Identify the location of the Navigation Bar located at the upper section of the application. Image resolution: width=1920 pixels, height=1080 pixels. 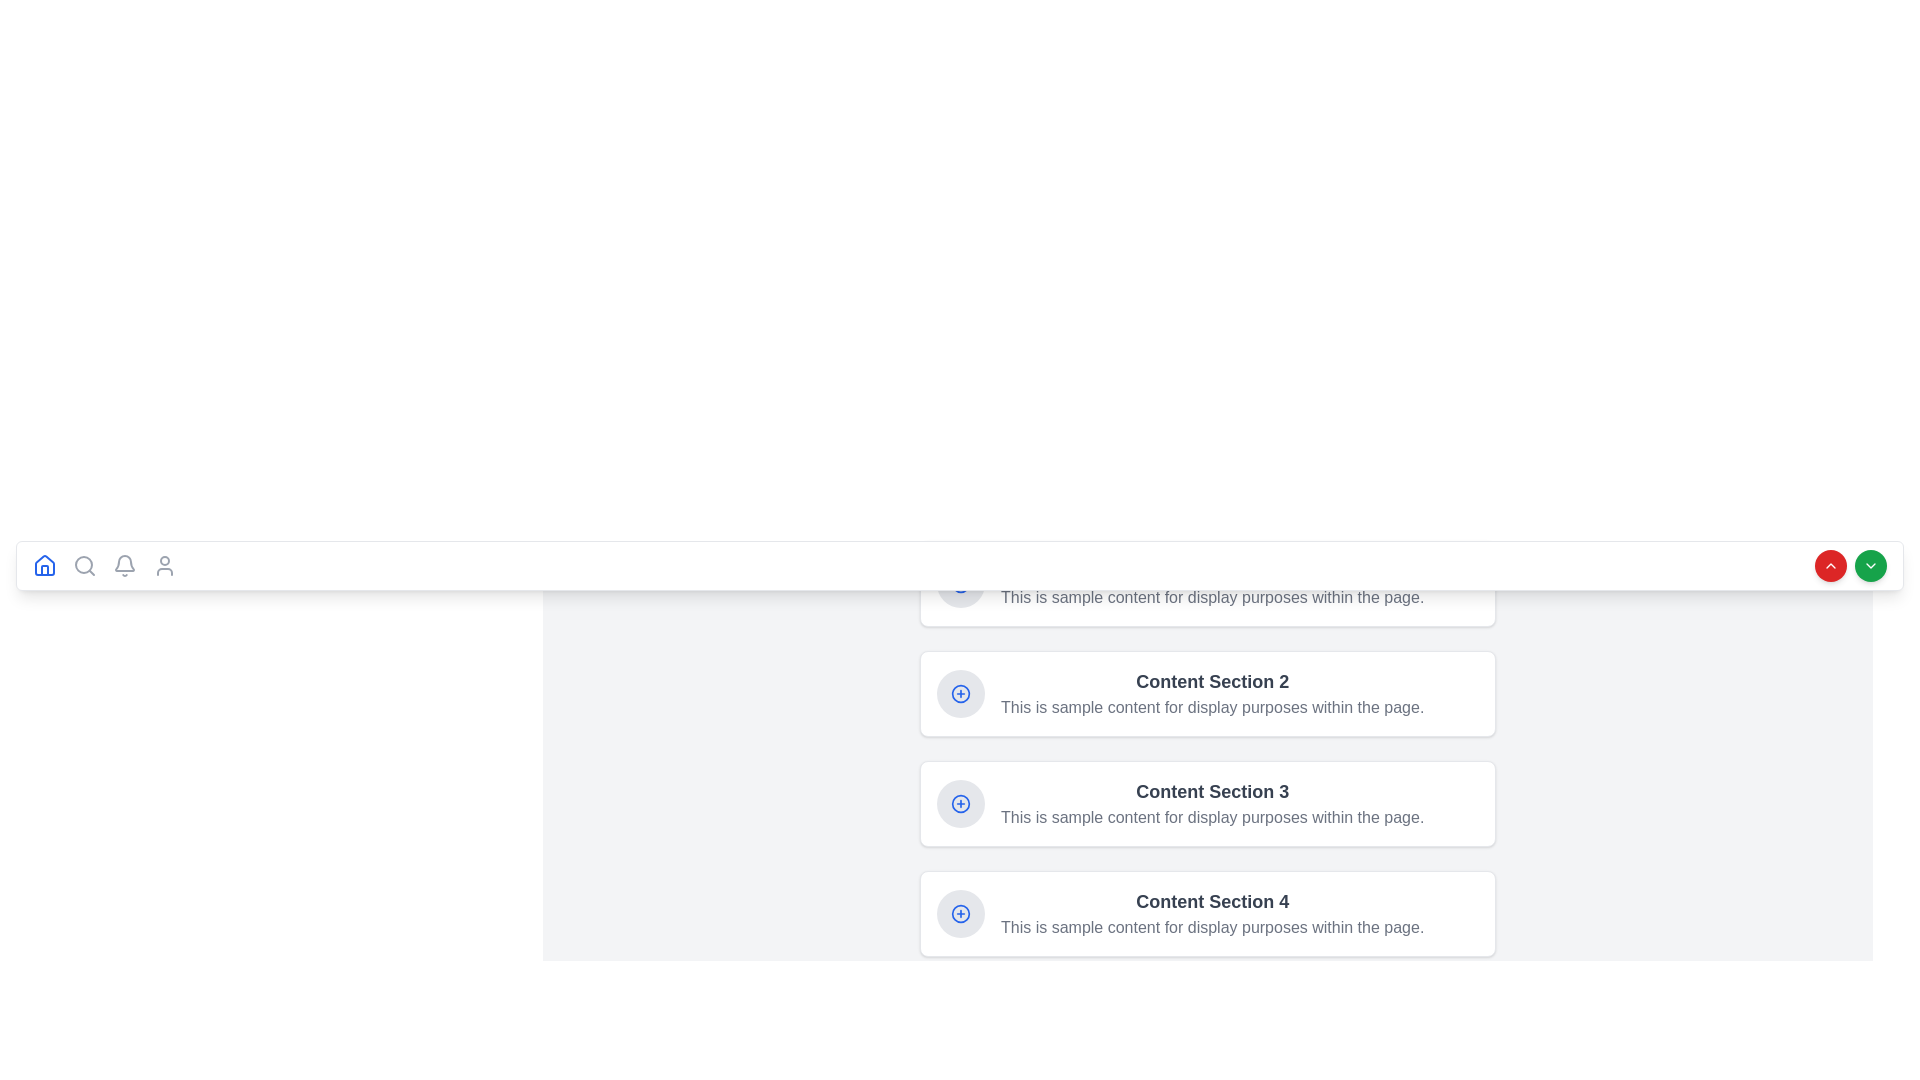
(960, 566).